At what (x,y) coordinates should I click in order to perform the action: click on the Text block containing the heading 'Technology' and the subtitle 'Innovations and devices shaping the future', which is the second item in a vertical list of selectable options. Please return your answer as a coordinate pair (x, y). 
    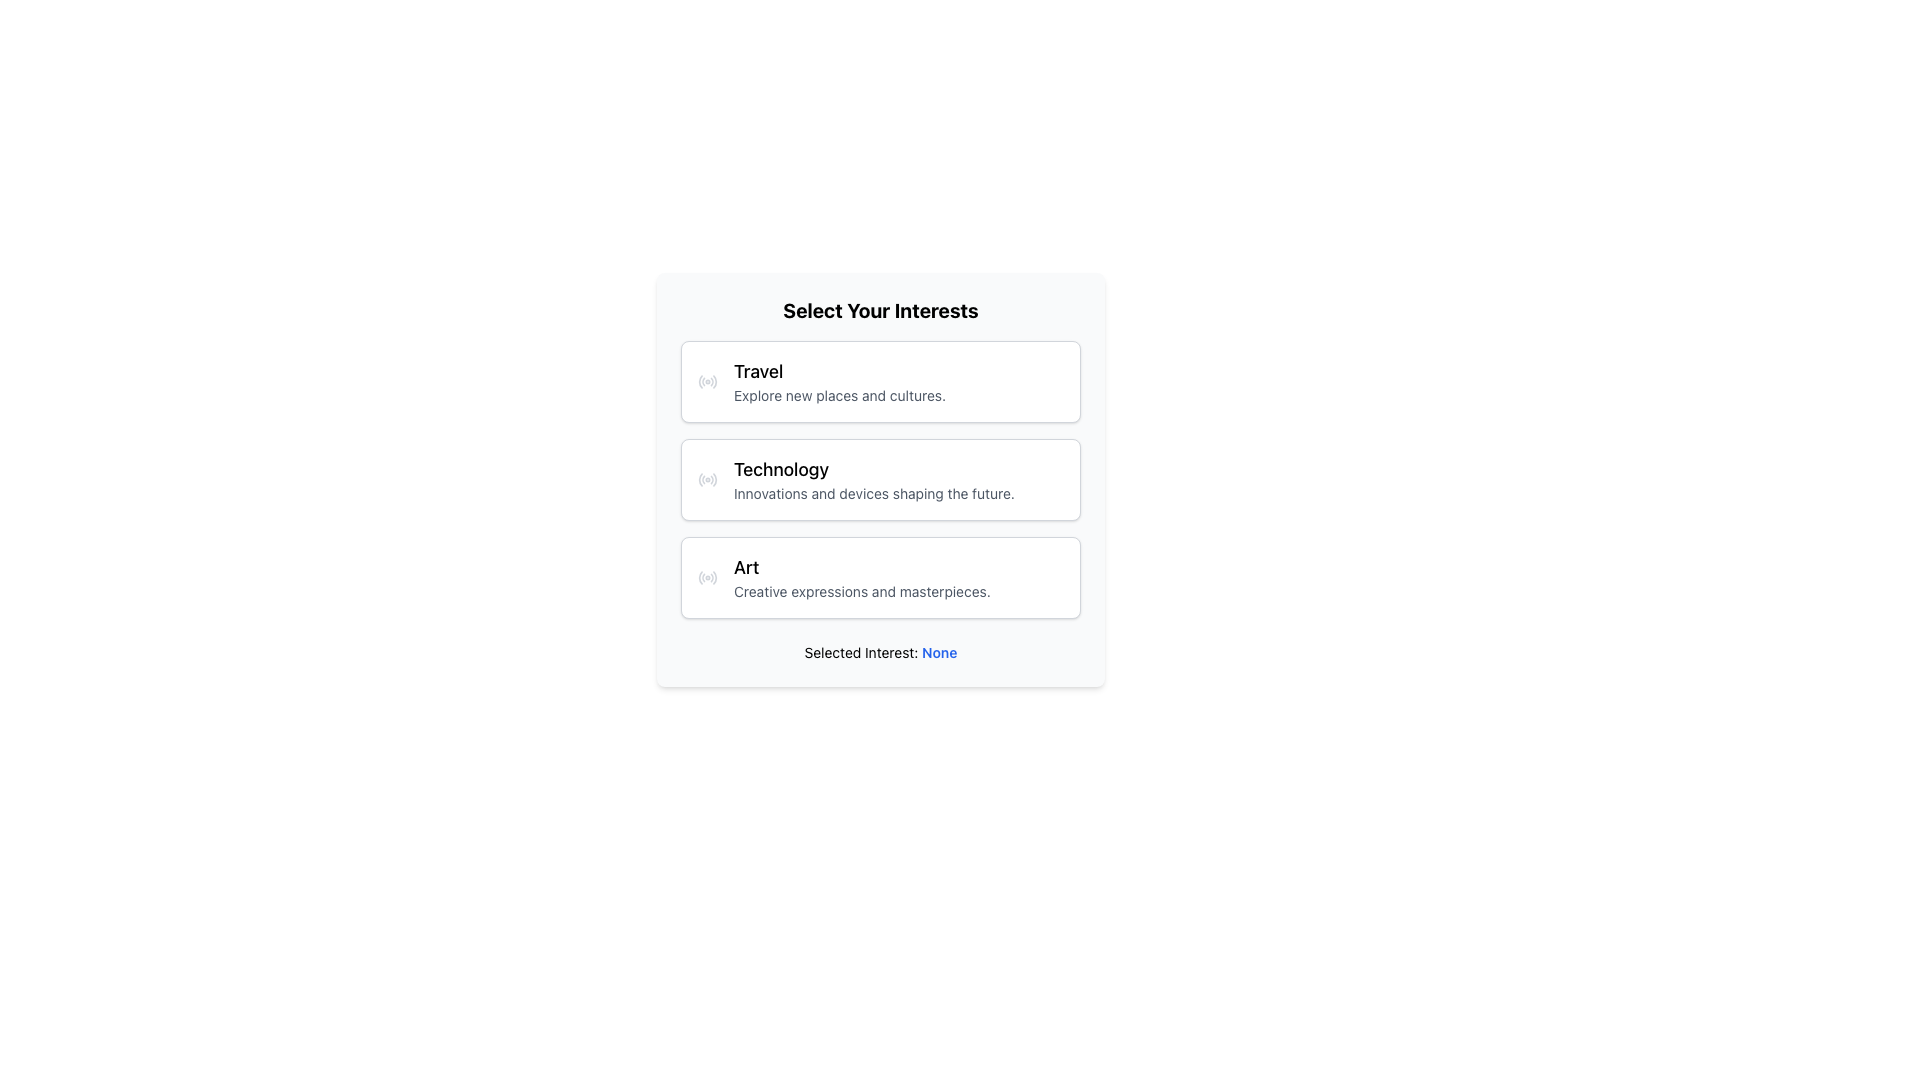
    Looking at the image, I should click on (874, 479).